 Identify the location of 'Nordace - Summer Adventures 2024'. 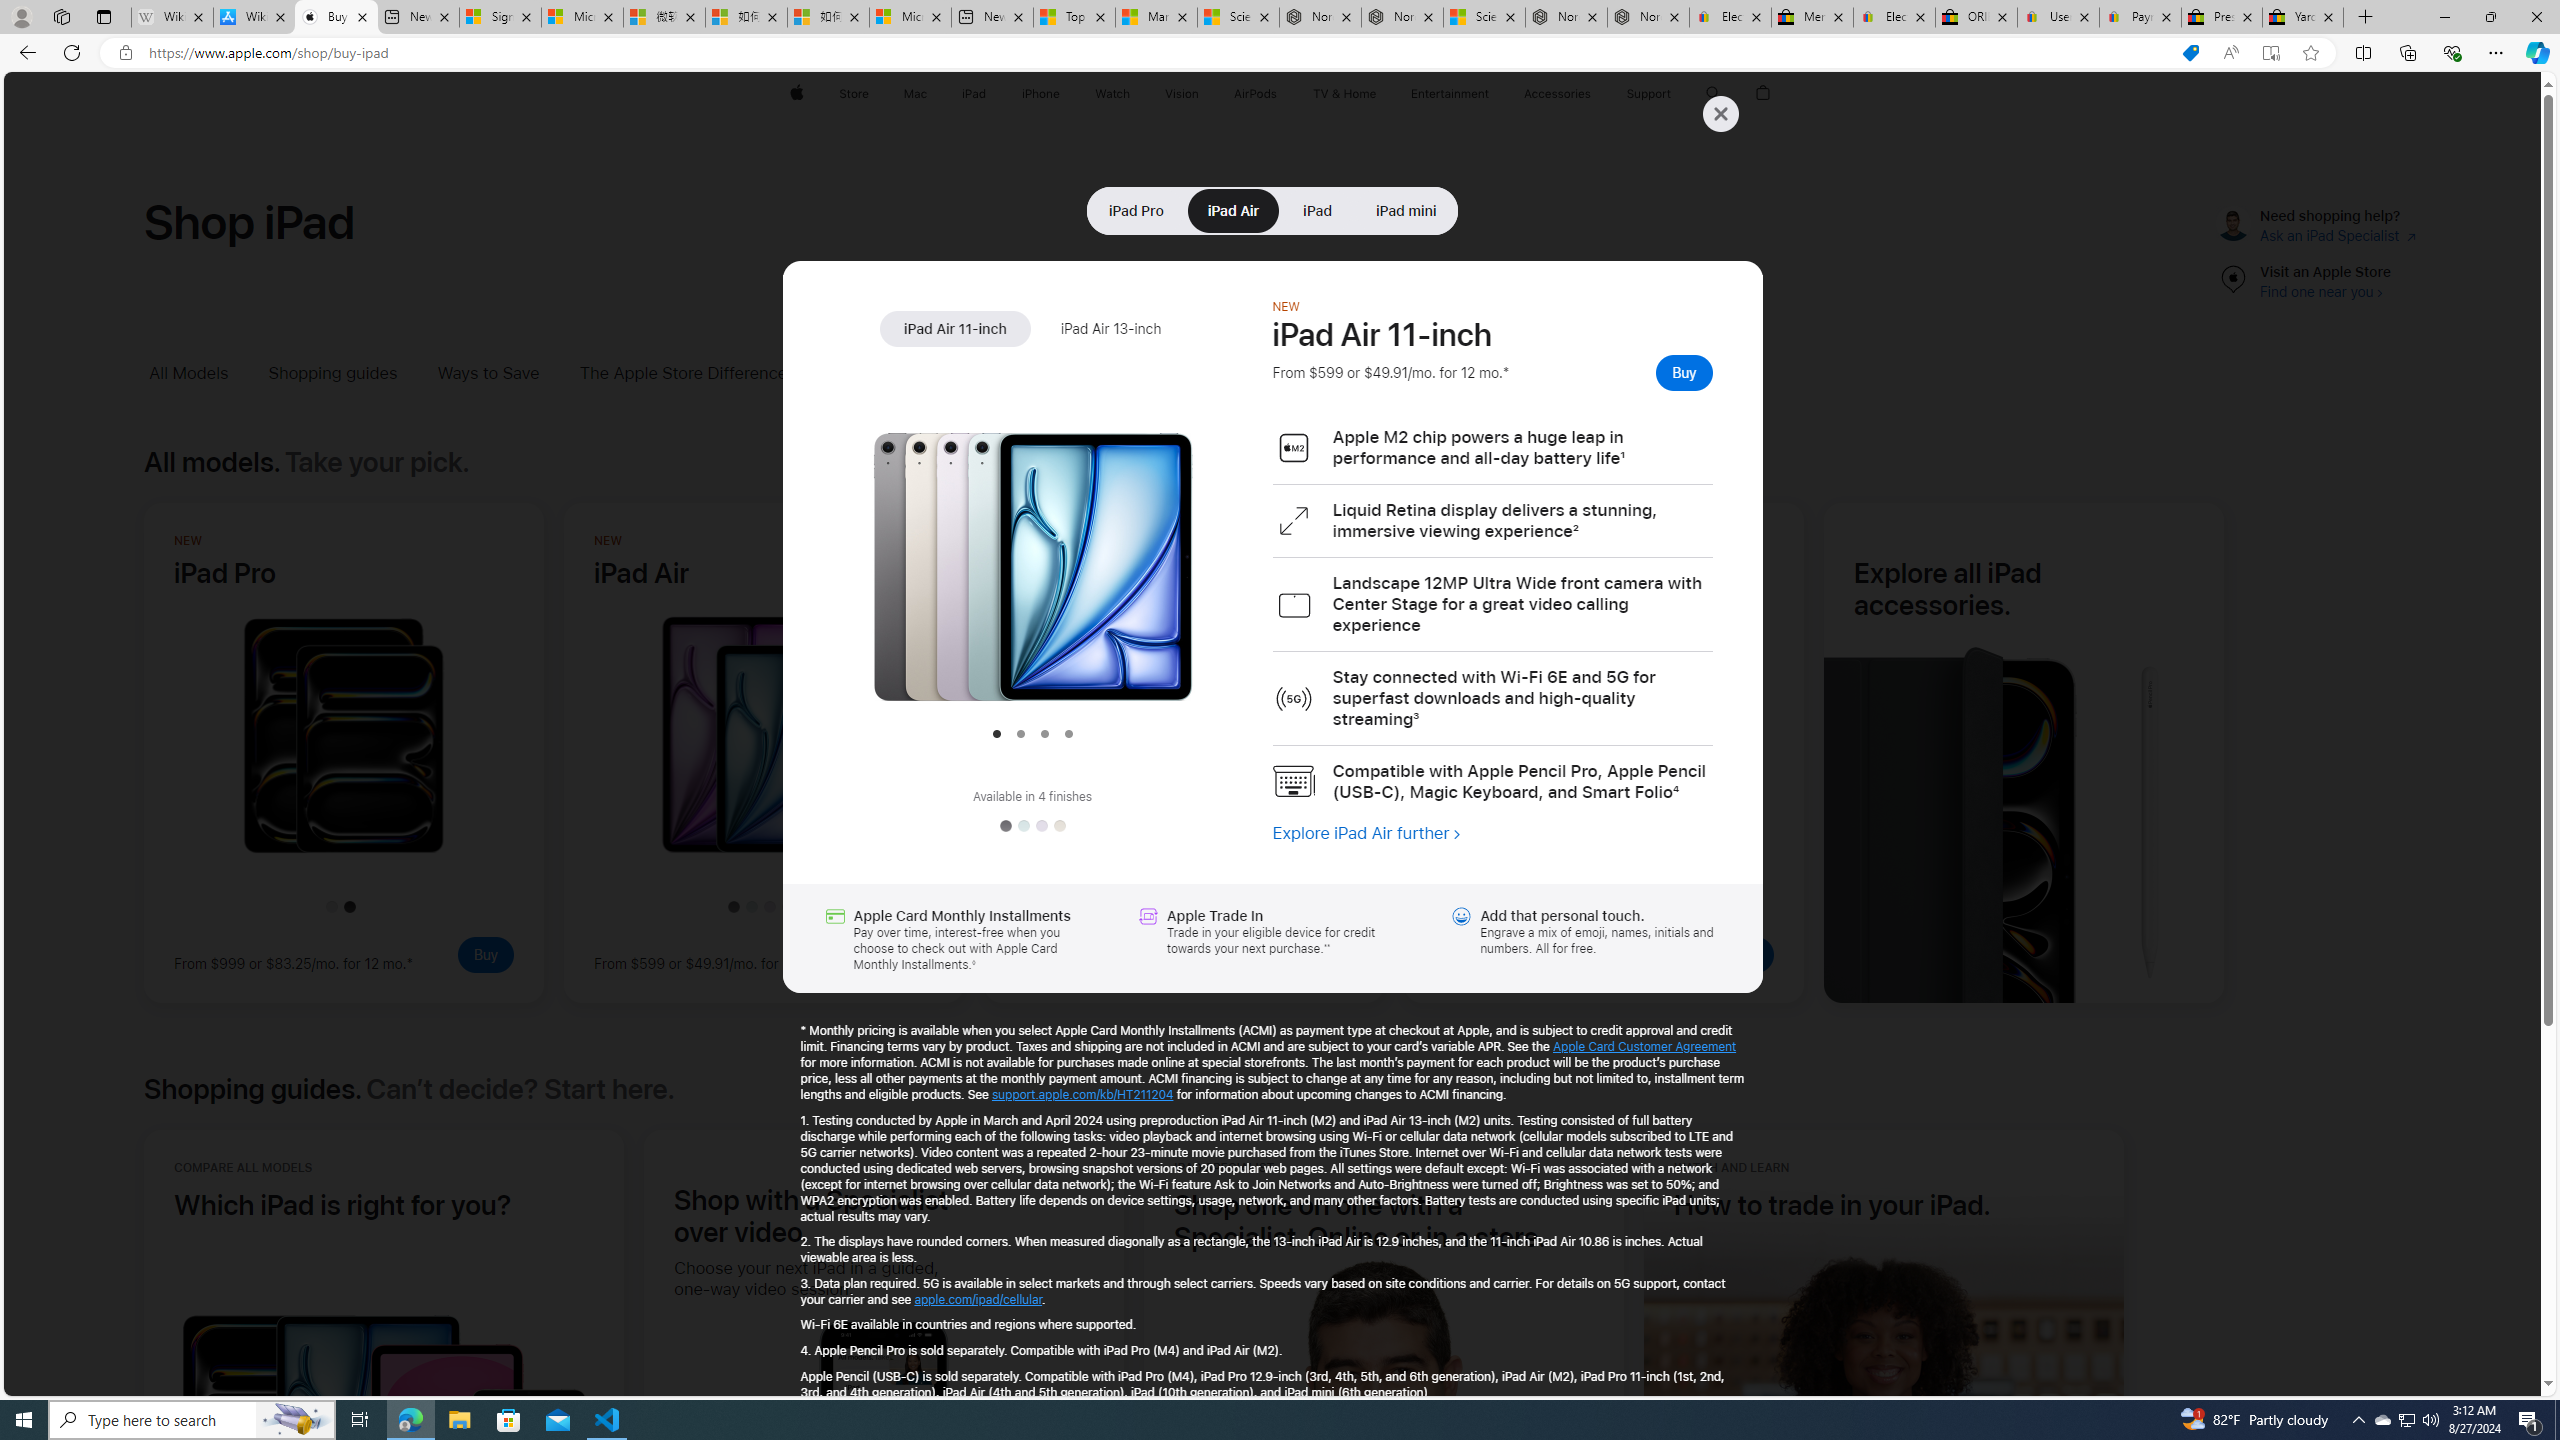
(1565, 16).